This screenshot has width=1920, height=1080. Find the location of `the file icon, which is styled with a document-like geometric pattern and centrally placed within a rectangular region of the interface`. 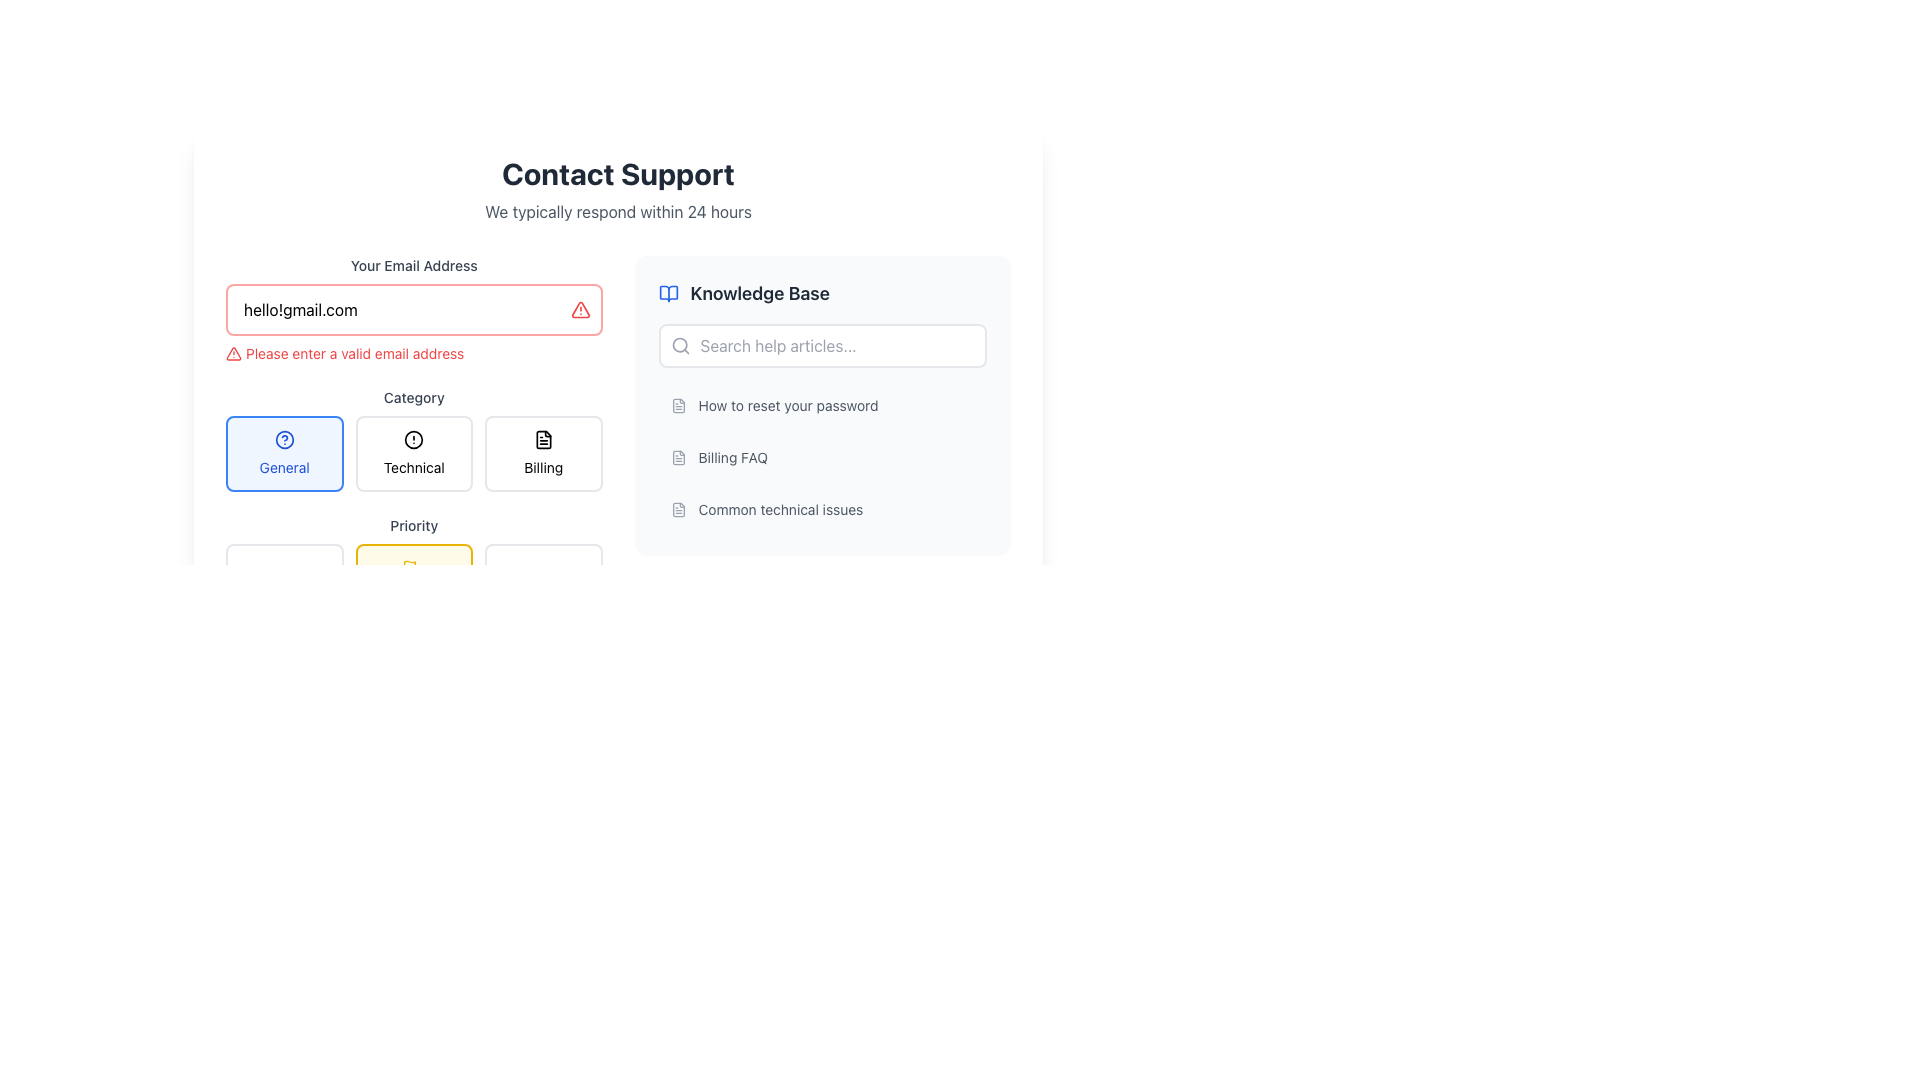

the file icon, which is styled with a document-like geometric pattern and centrally placed within a rectangular region of the interface is located at coordinates (678, 508).